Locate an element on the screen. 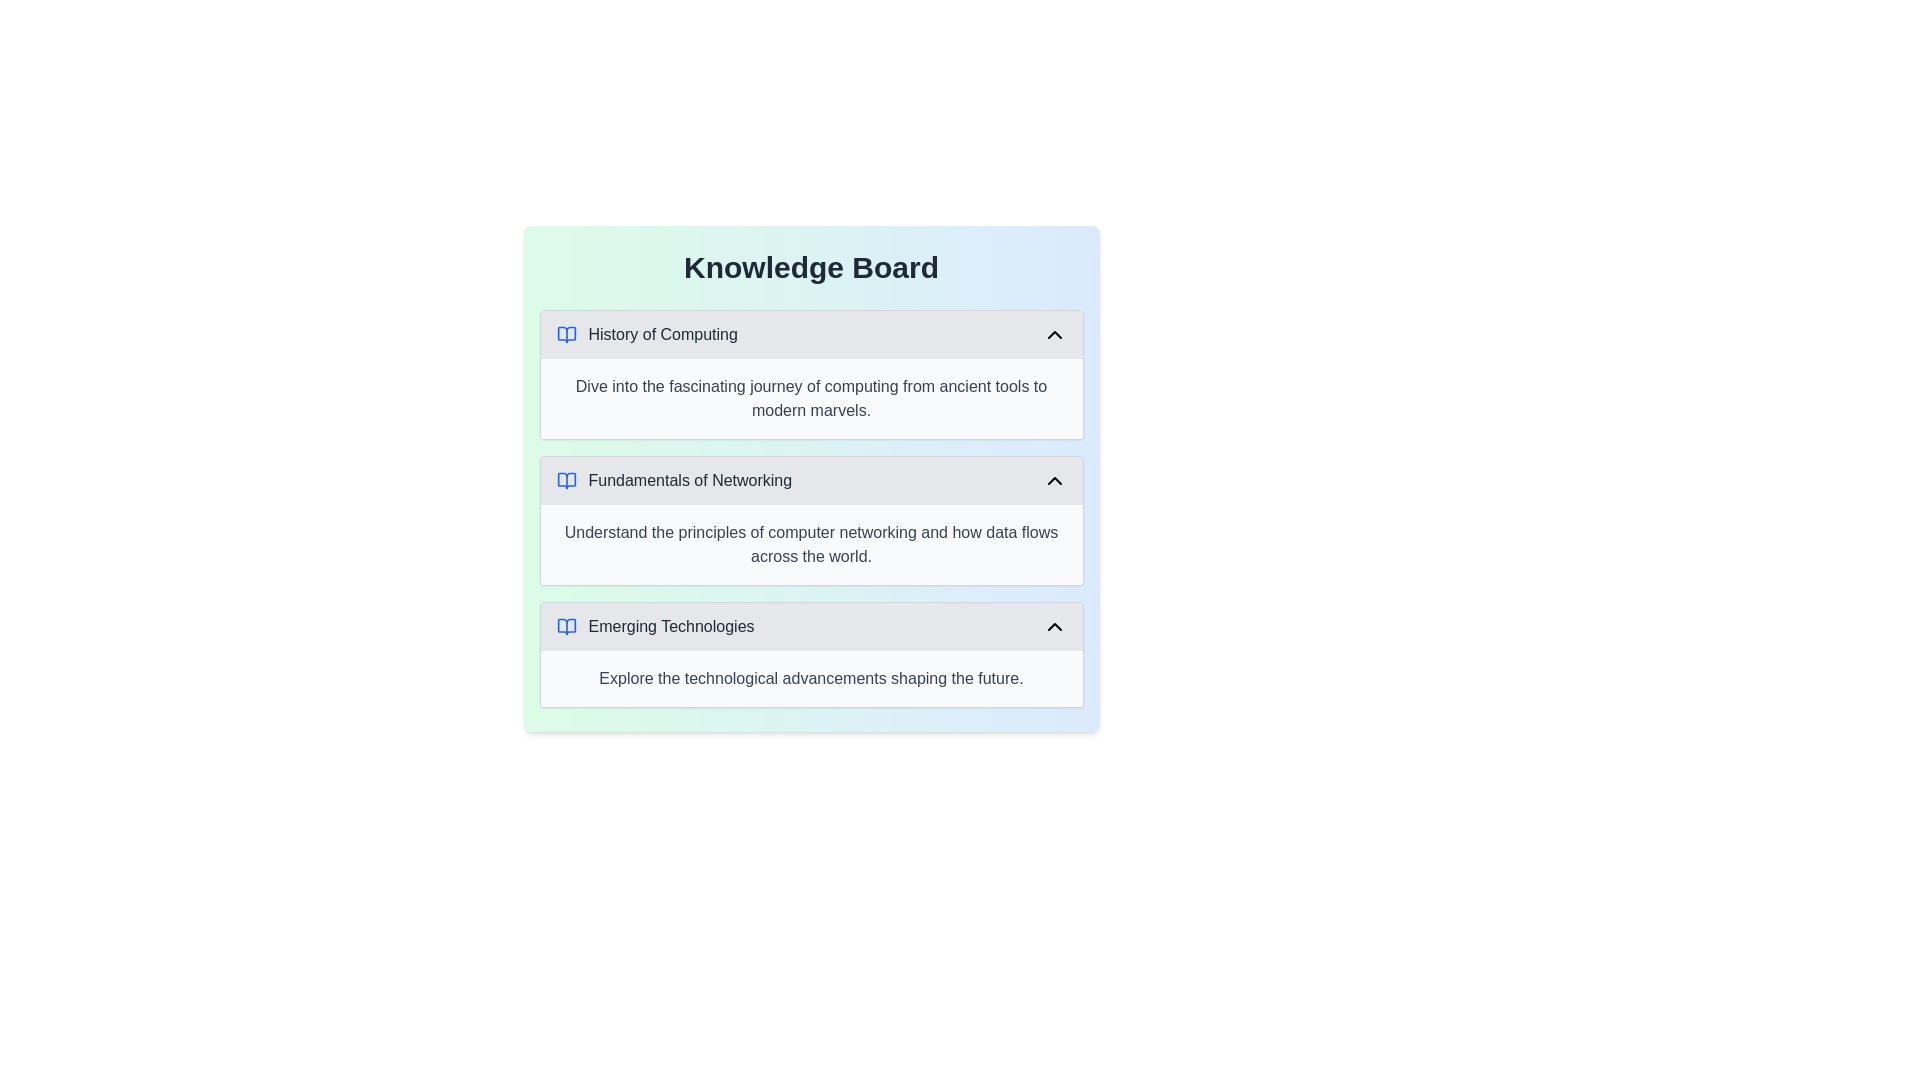 This screenshot has height=1080, width=1920. the static text element that describes computer networking, located in the card interface under 'Fundamentals of Networking', positioned between the 'History of Computing' and 'Emerging Technologies' sections is located at coordinates (811, 544).